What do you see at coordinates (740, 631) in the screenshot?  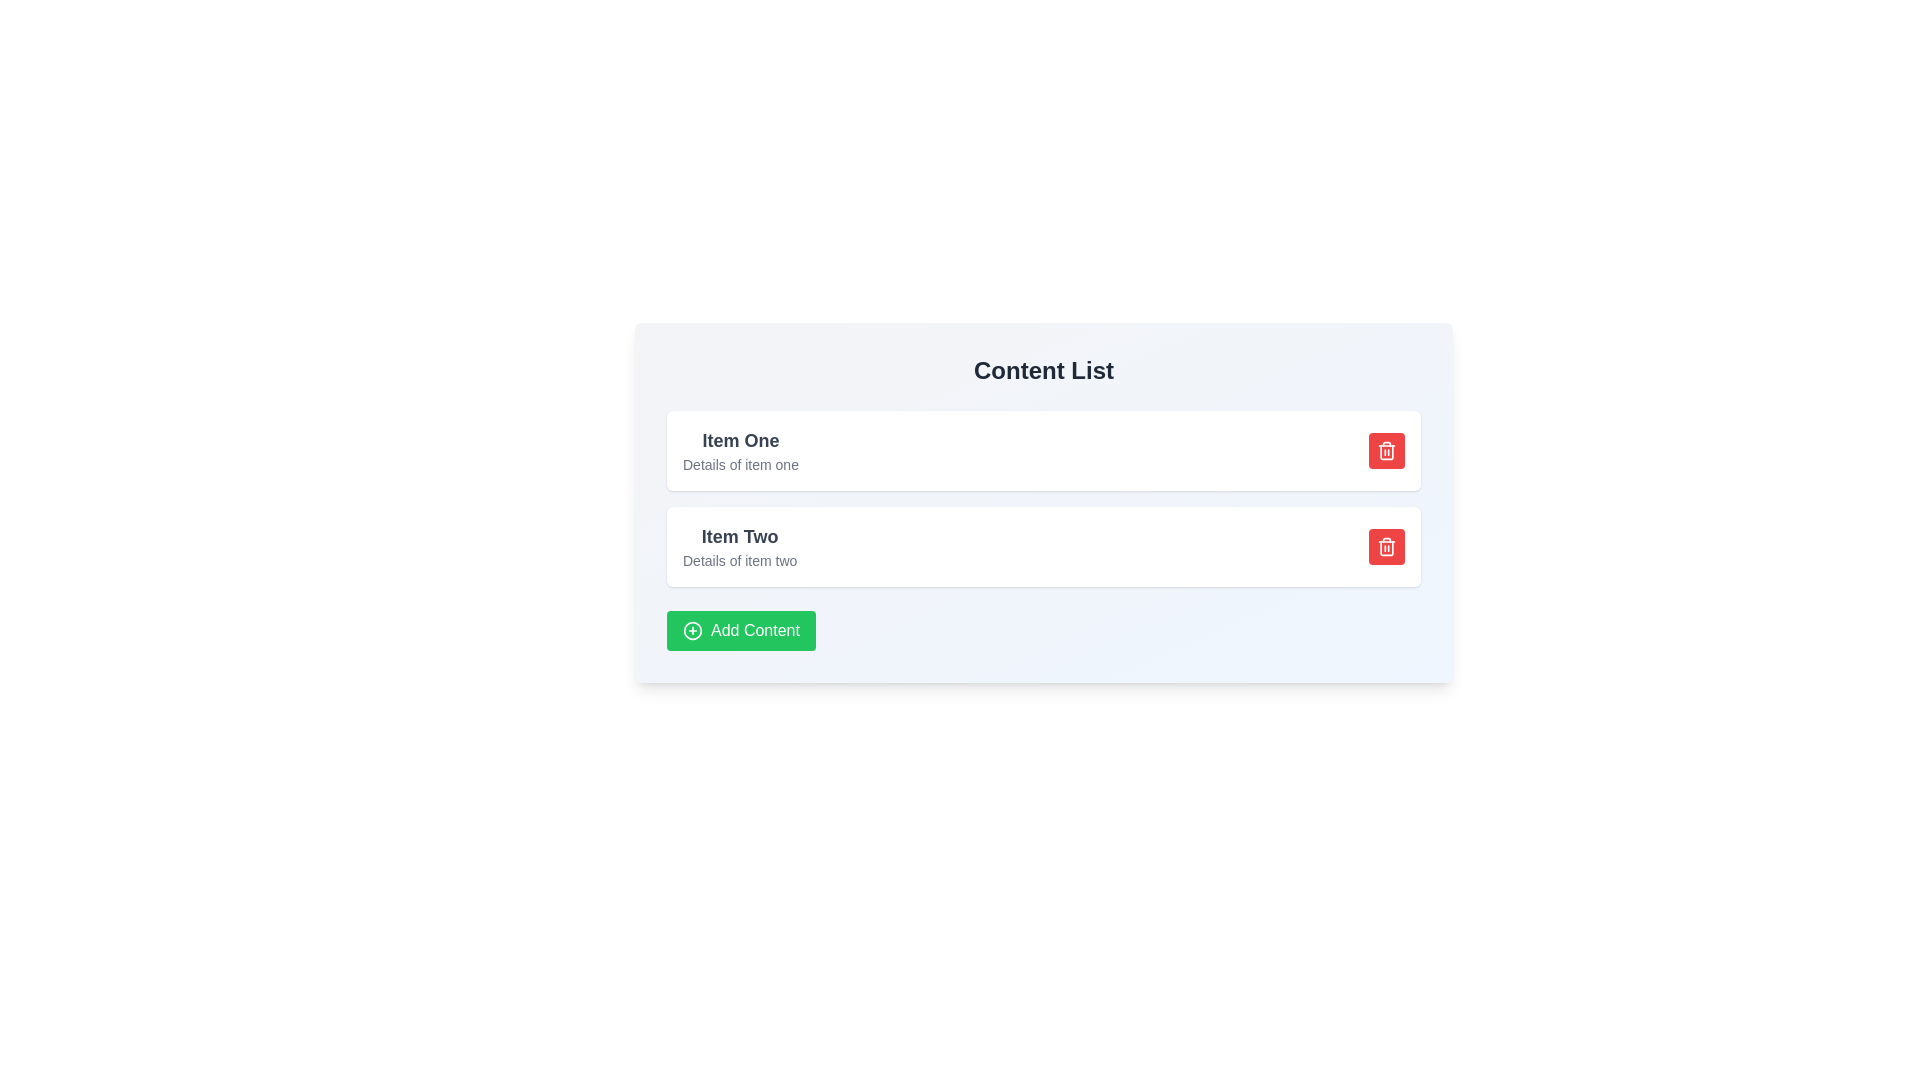 I see `the button at the bottom of the 'Content List' card` at bounding box center [740, 631].